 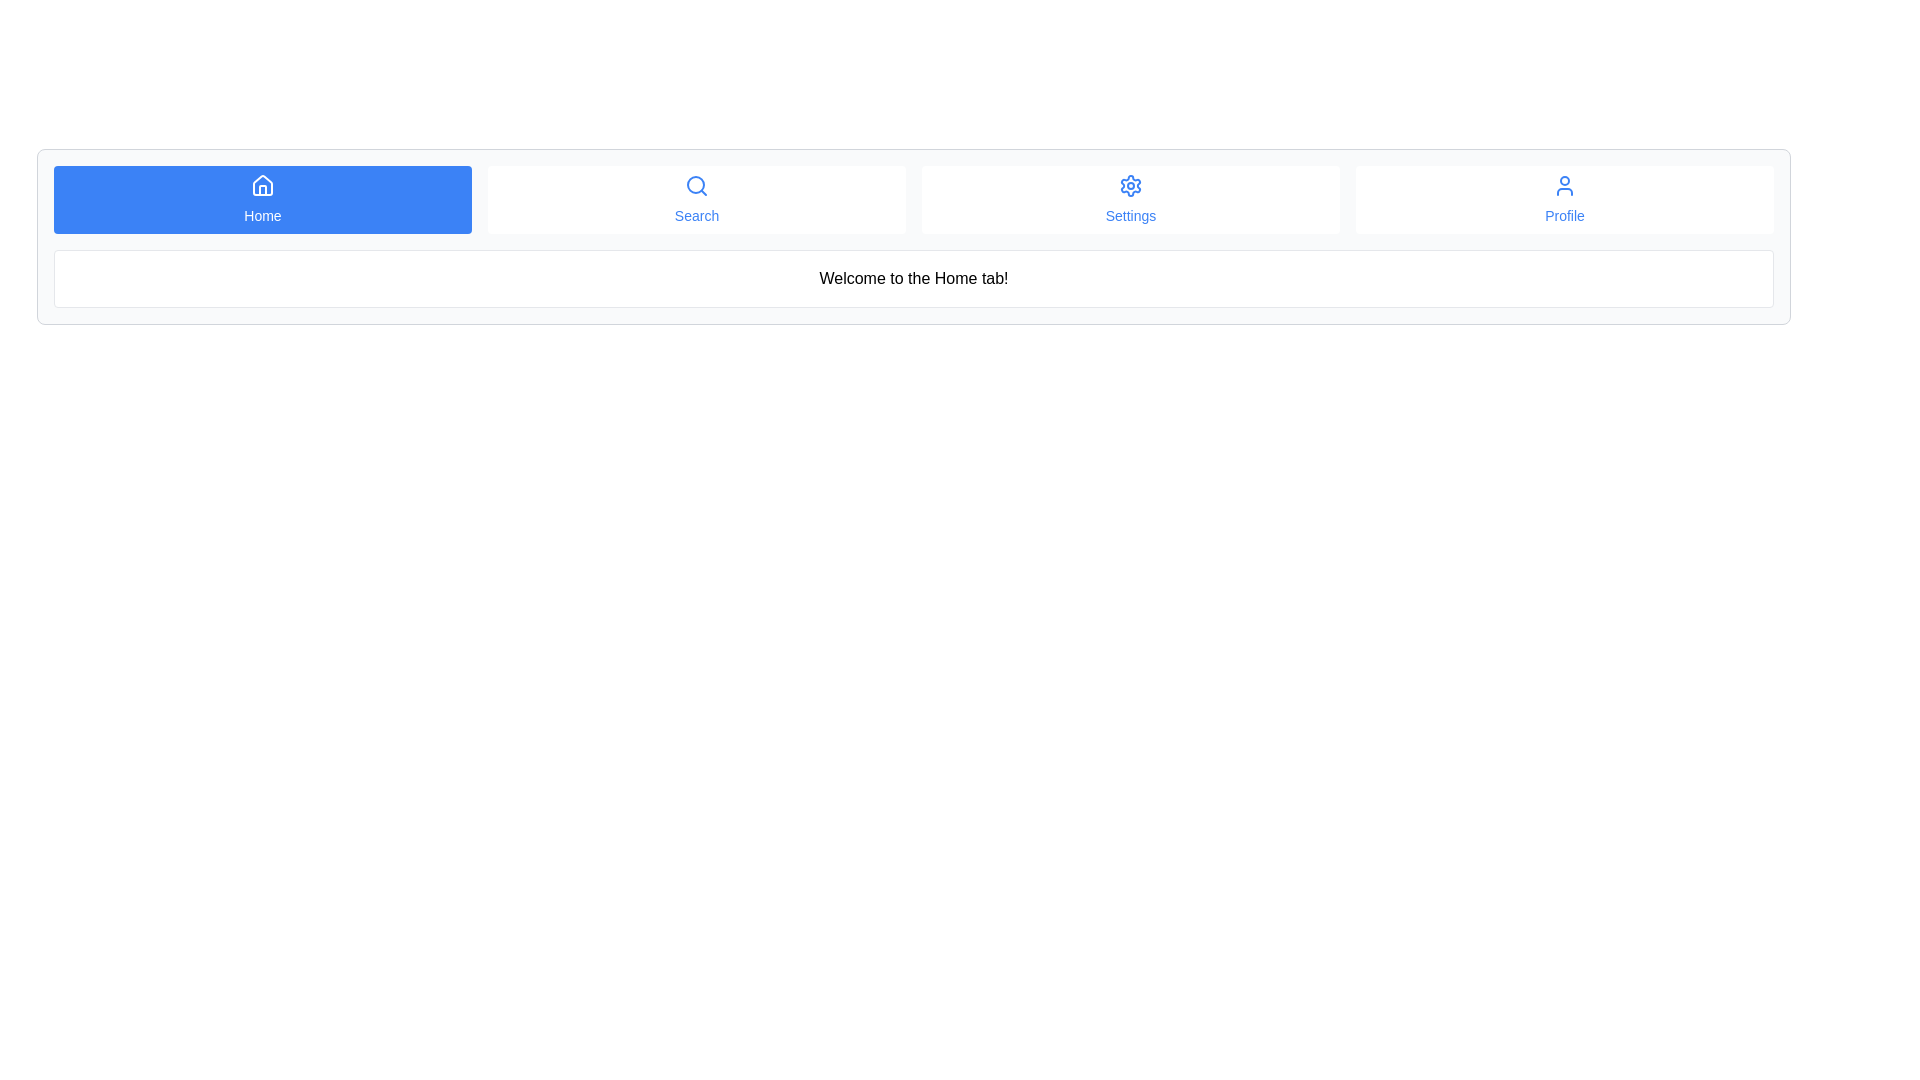 What do you see at coordinates (262, 190) in the screenshot?
I see `the door of the house icon located within the 'Home' button on the navigation bar` at bounding box center [262, 190].